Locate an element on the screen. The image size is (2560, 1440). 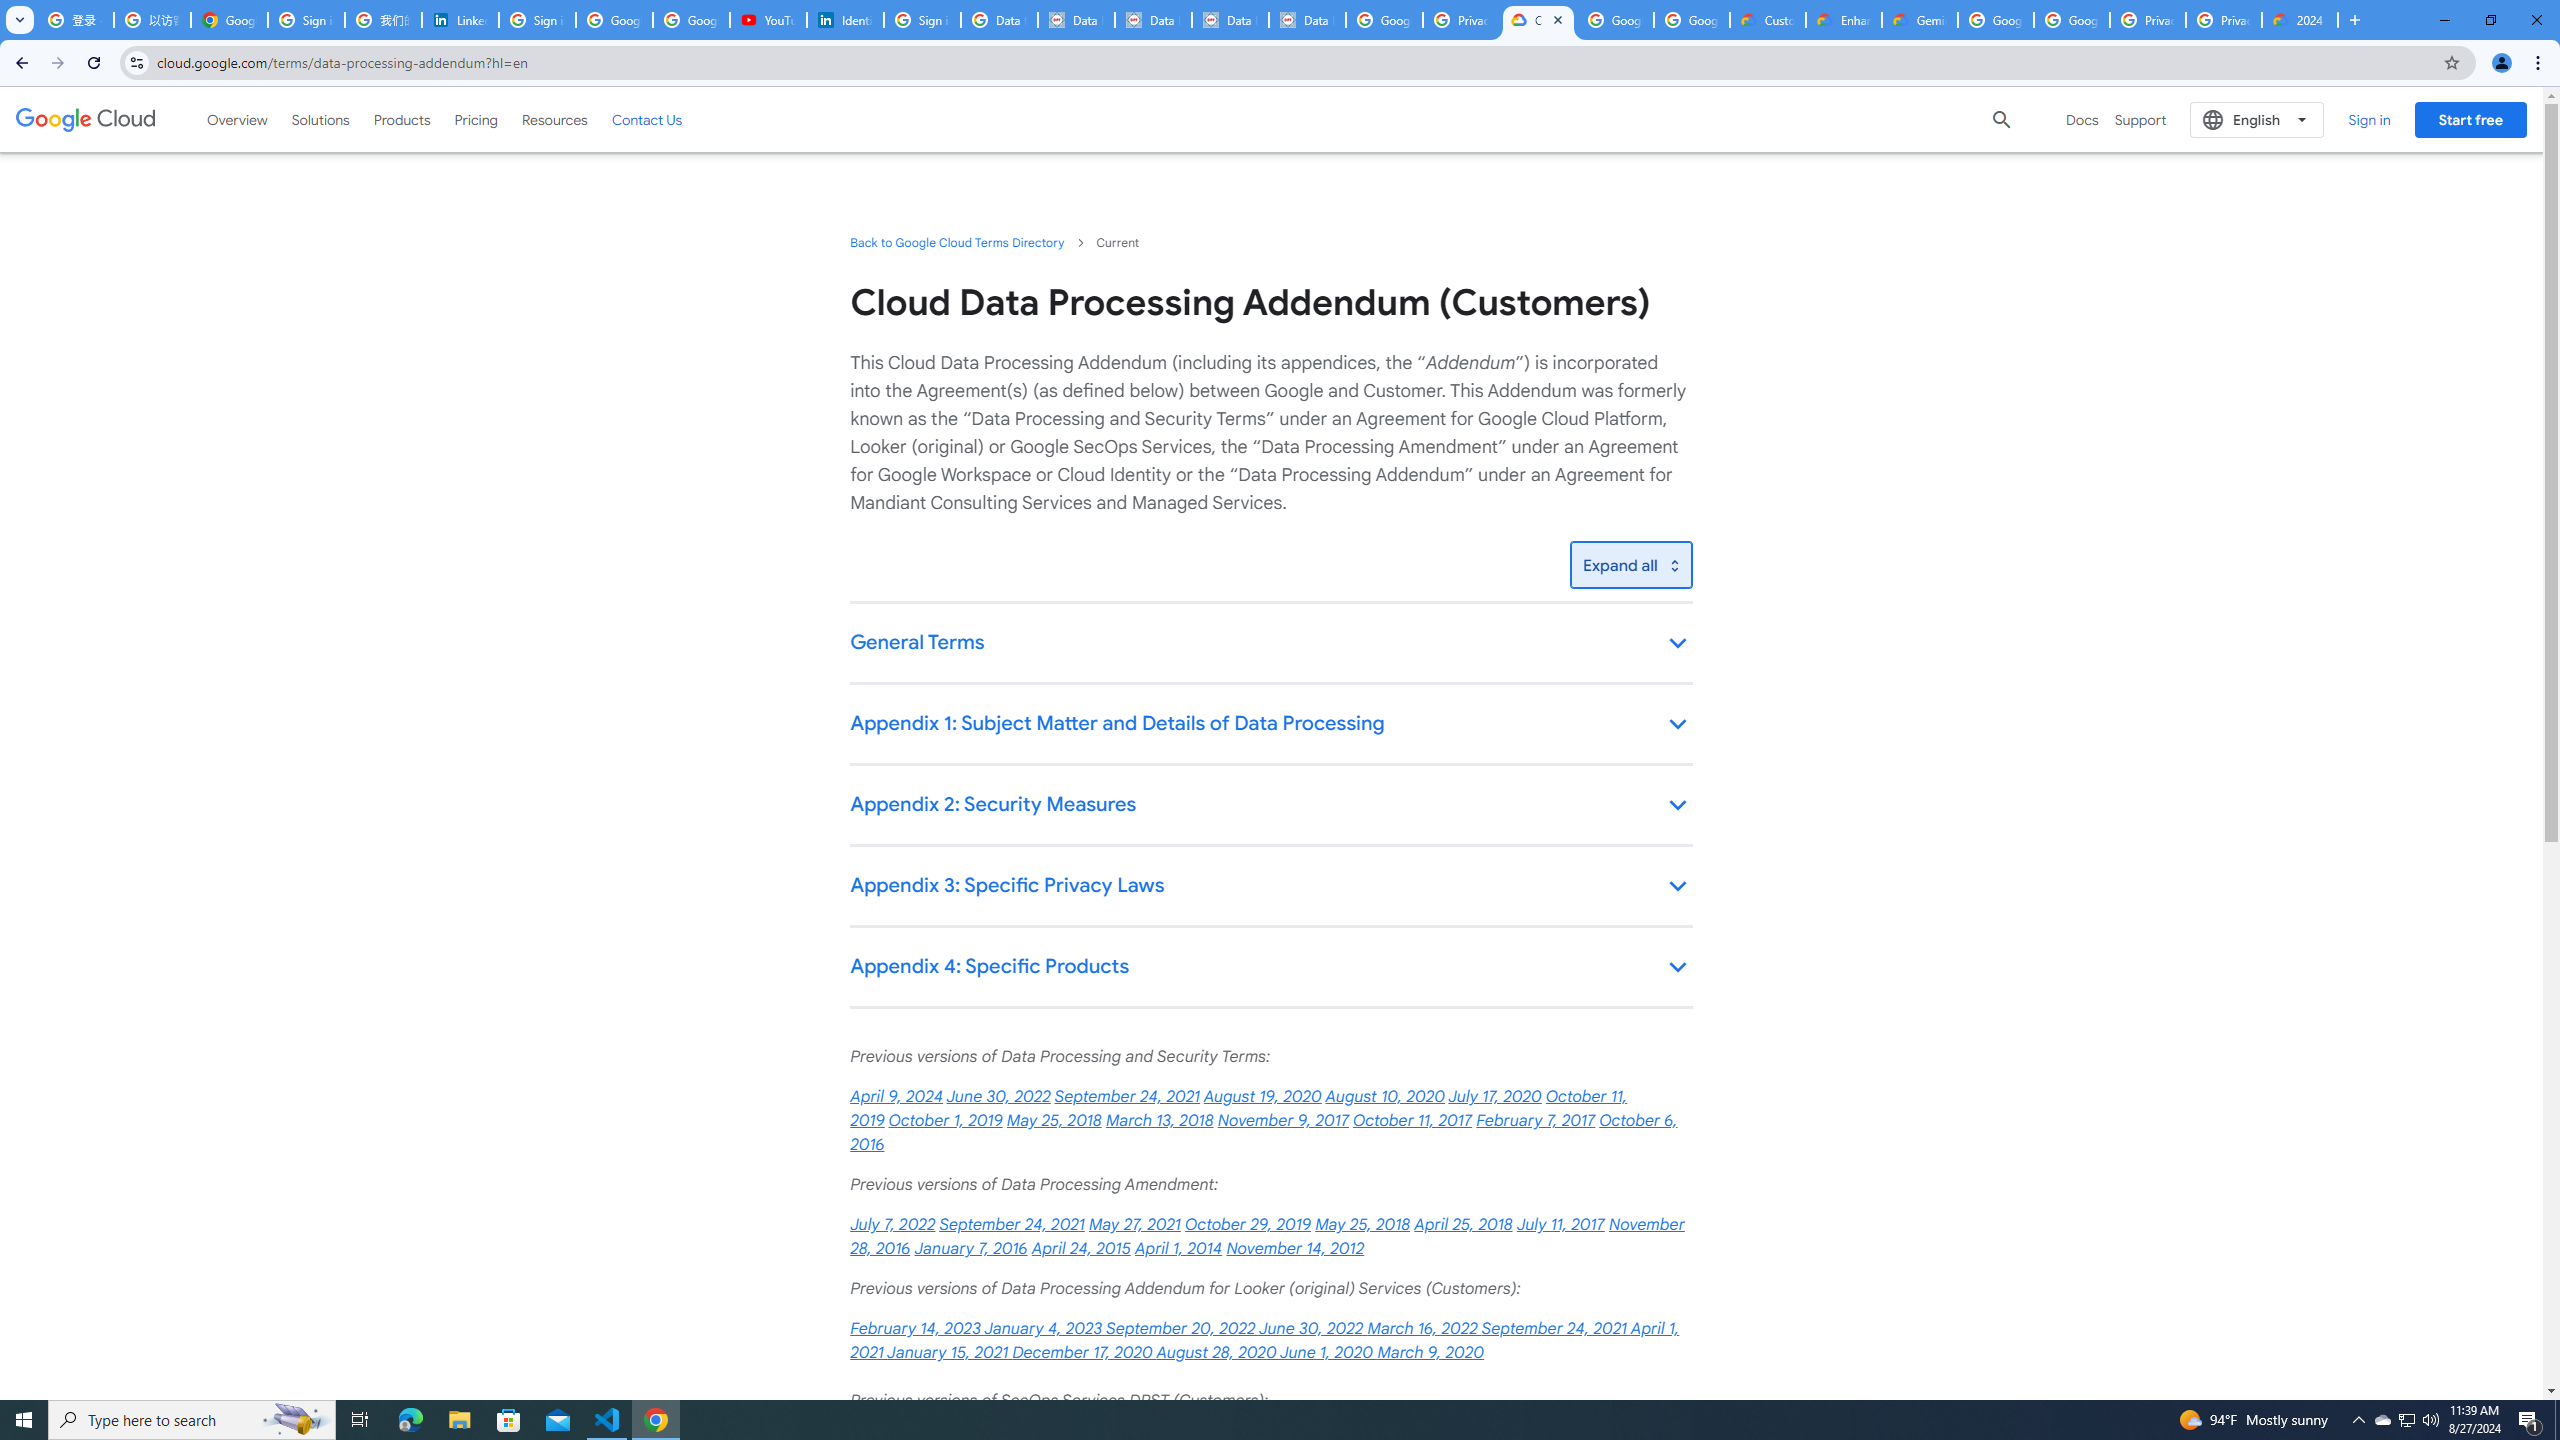
'Toggle all' is located at coordinates (1630, 564).